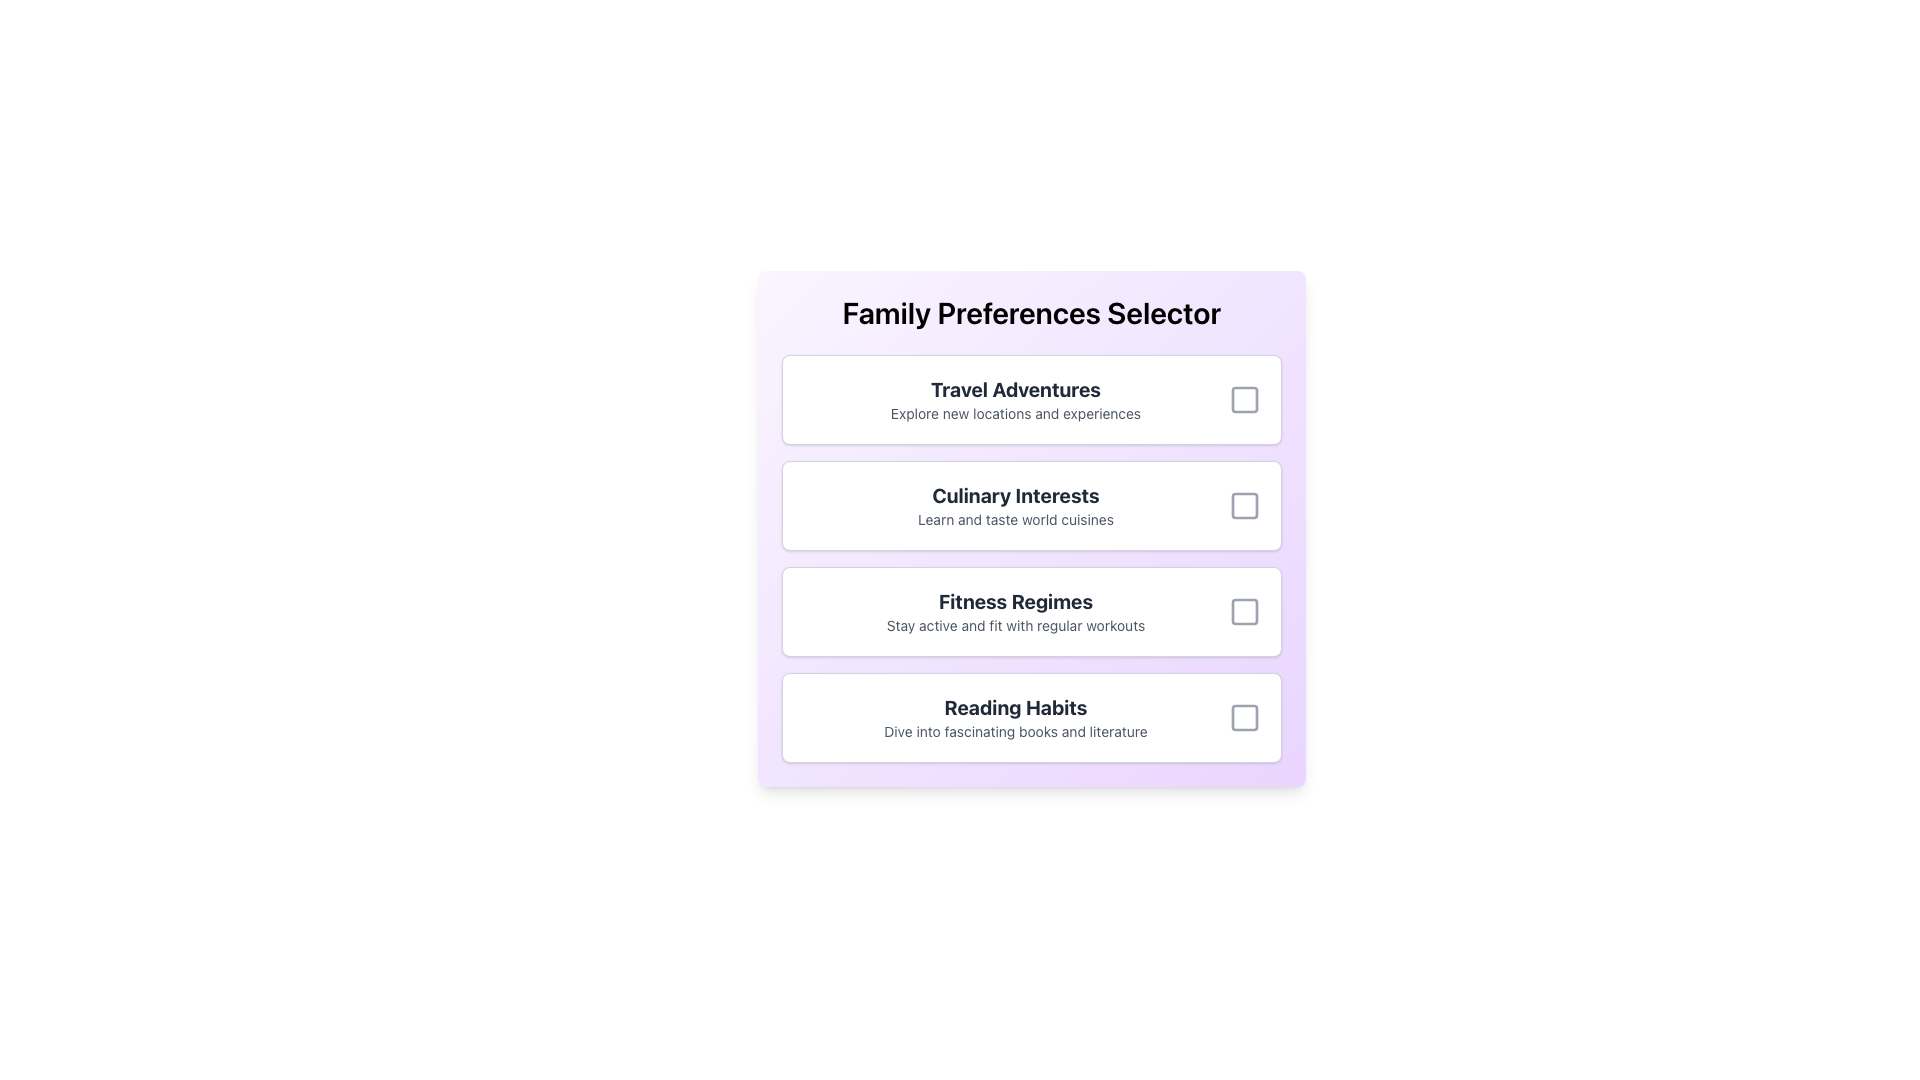 This screenshot has width=1920, height=1080. I want to click on the bold, large static text displaying 'Fitness Regimes', which is styled in dark gray and located under the 'Family Preferences Selector' heading, so click(1016, 600).